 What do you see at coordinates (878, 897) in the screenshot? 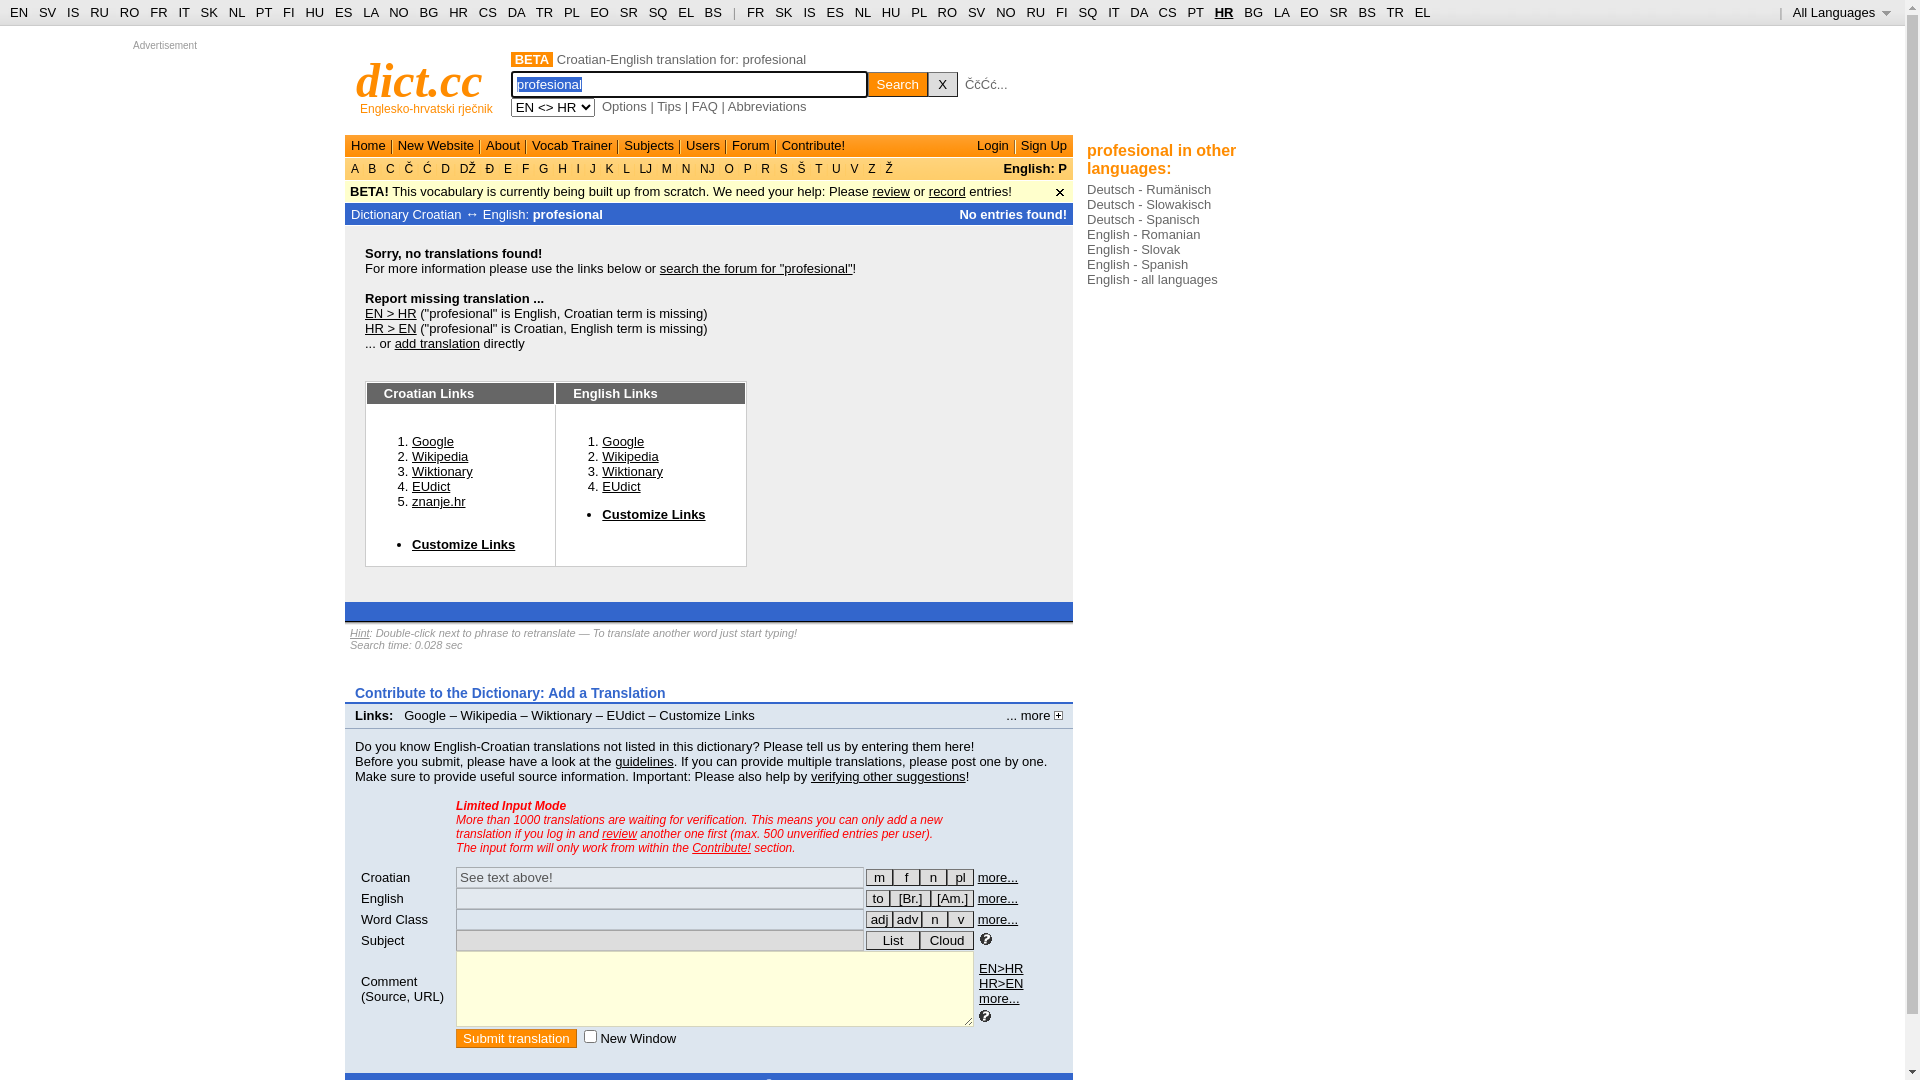
I see `'to'` at bounding box center [878, 897].